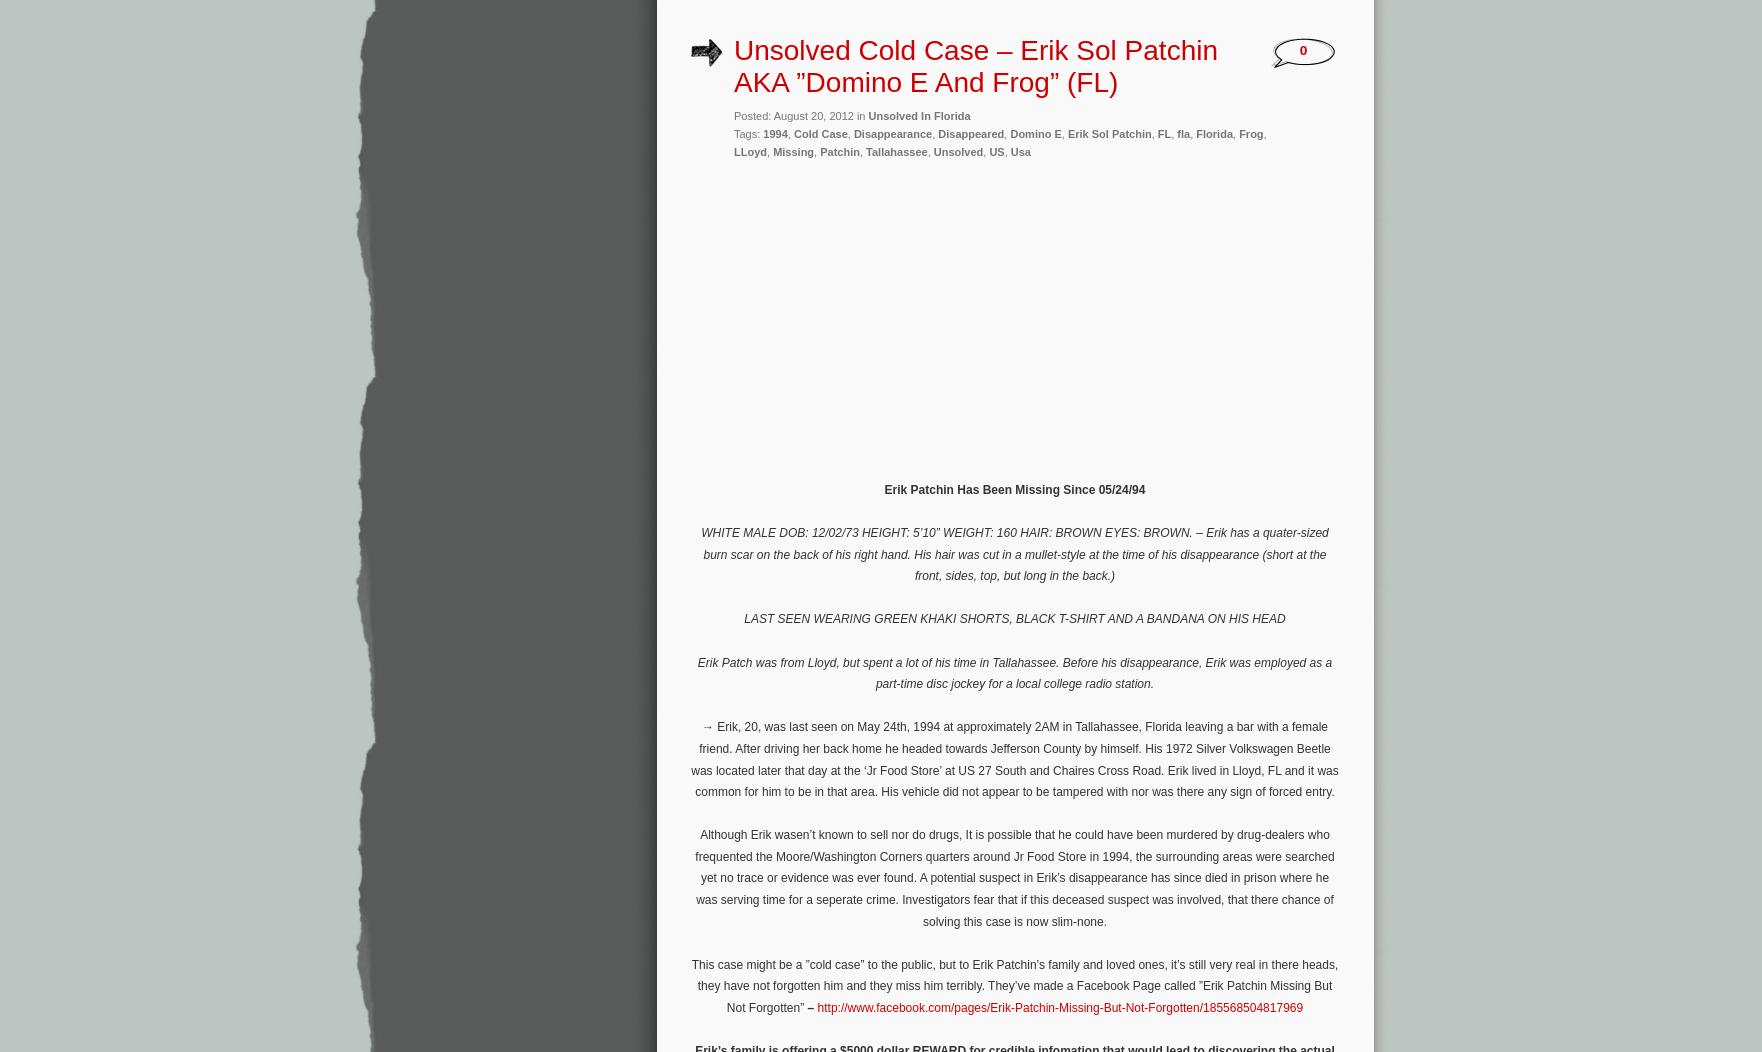 The image size is (1762, 1052). I want to click on 'Disappeared', so click(971, 133).